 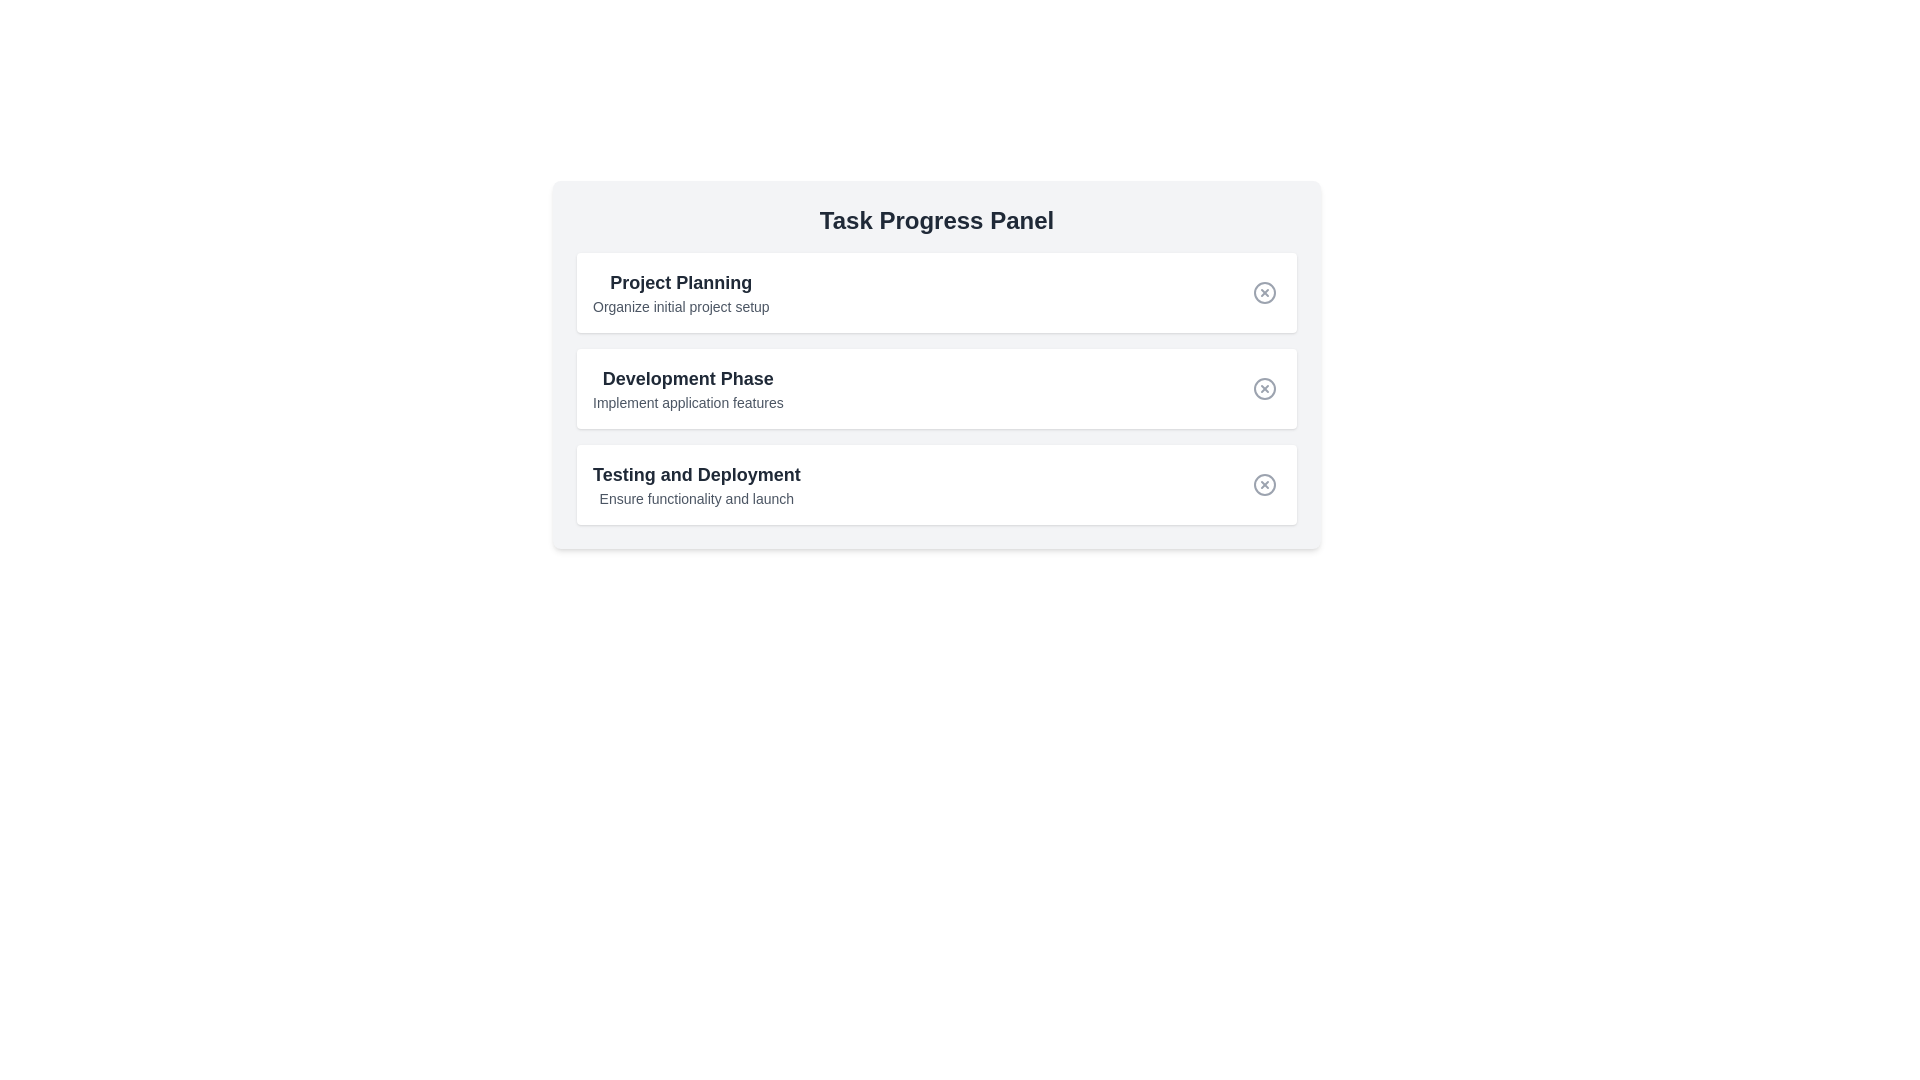 I want to click on the delete/close button located in the first task row, right of the 'Project Planning' title, which is styled as a rounded gray button, so click(x=1264, y=293).